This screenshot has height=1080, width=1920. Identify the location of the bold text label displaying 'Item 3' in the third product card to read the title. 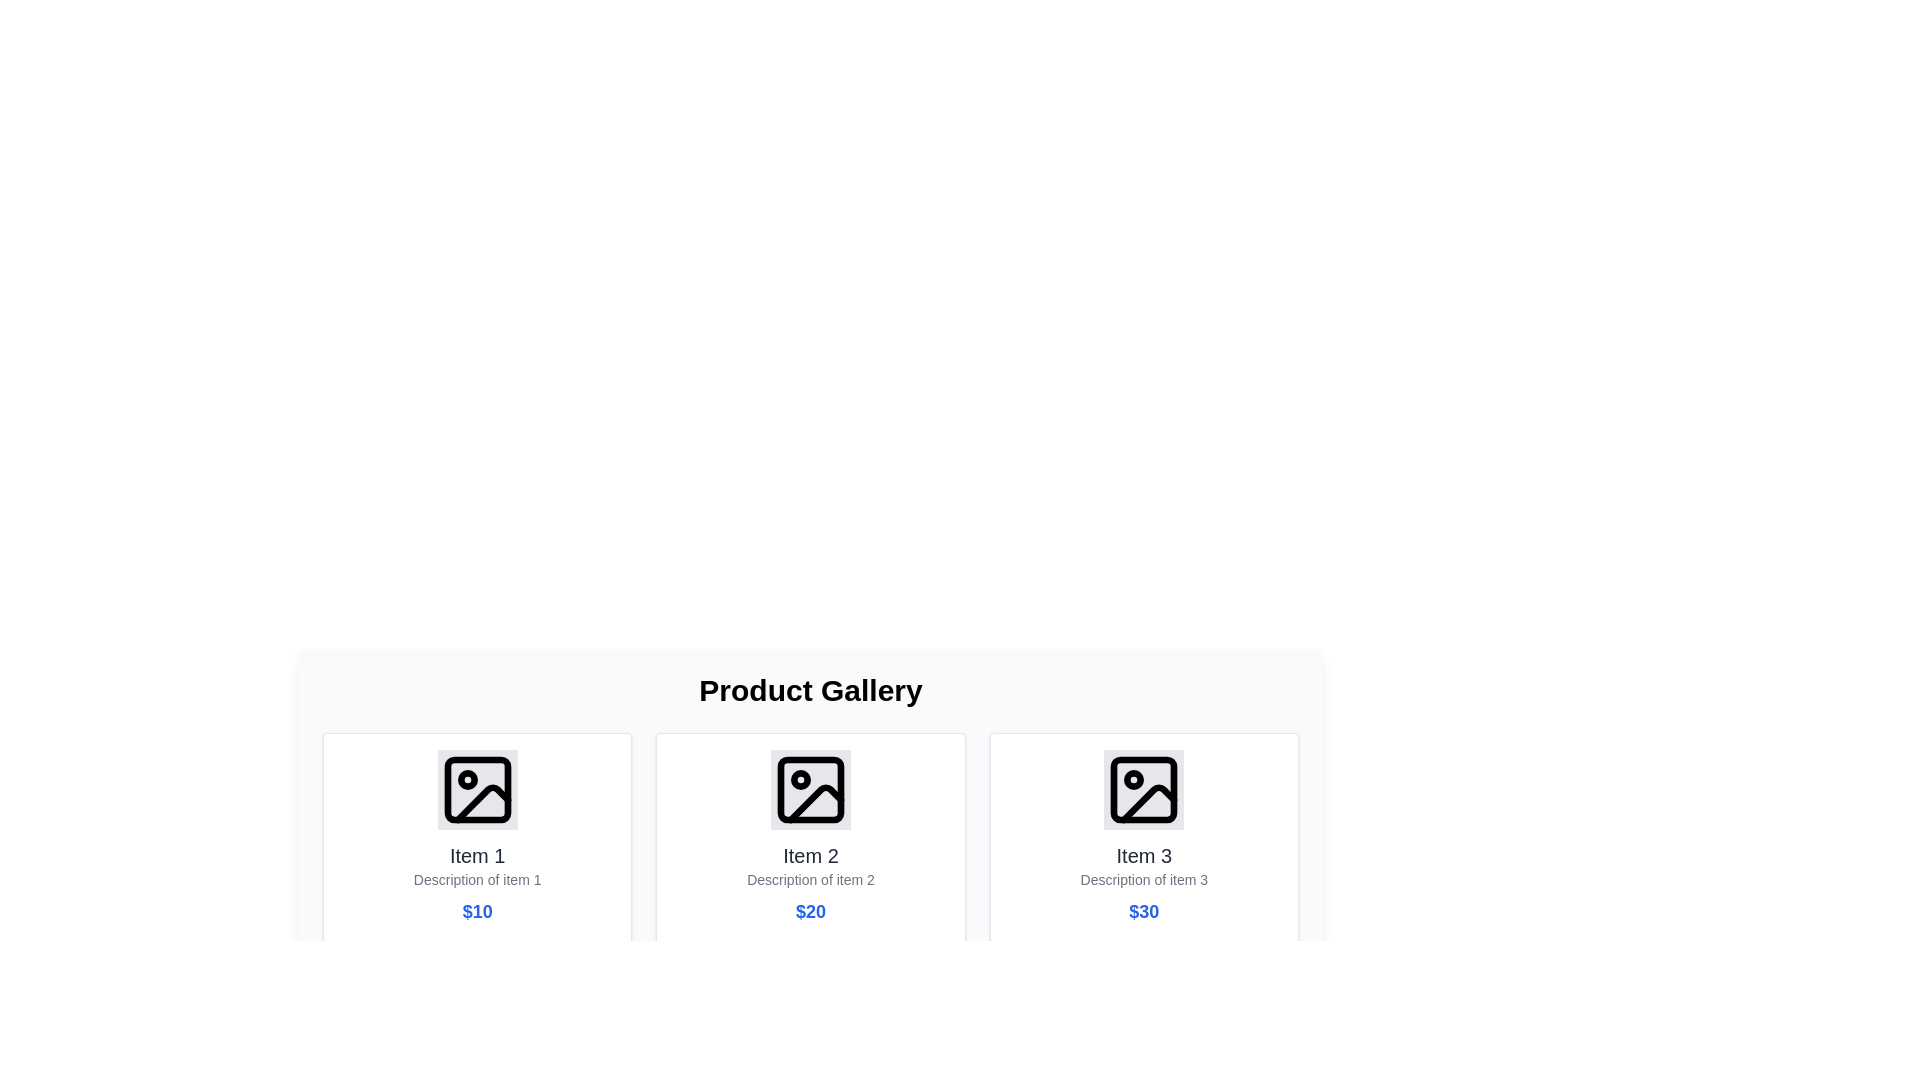
(1144, 855).